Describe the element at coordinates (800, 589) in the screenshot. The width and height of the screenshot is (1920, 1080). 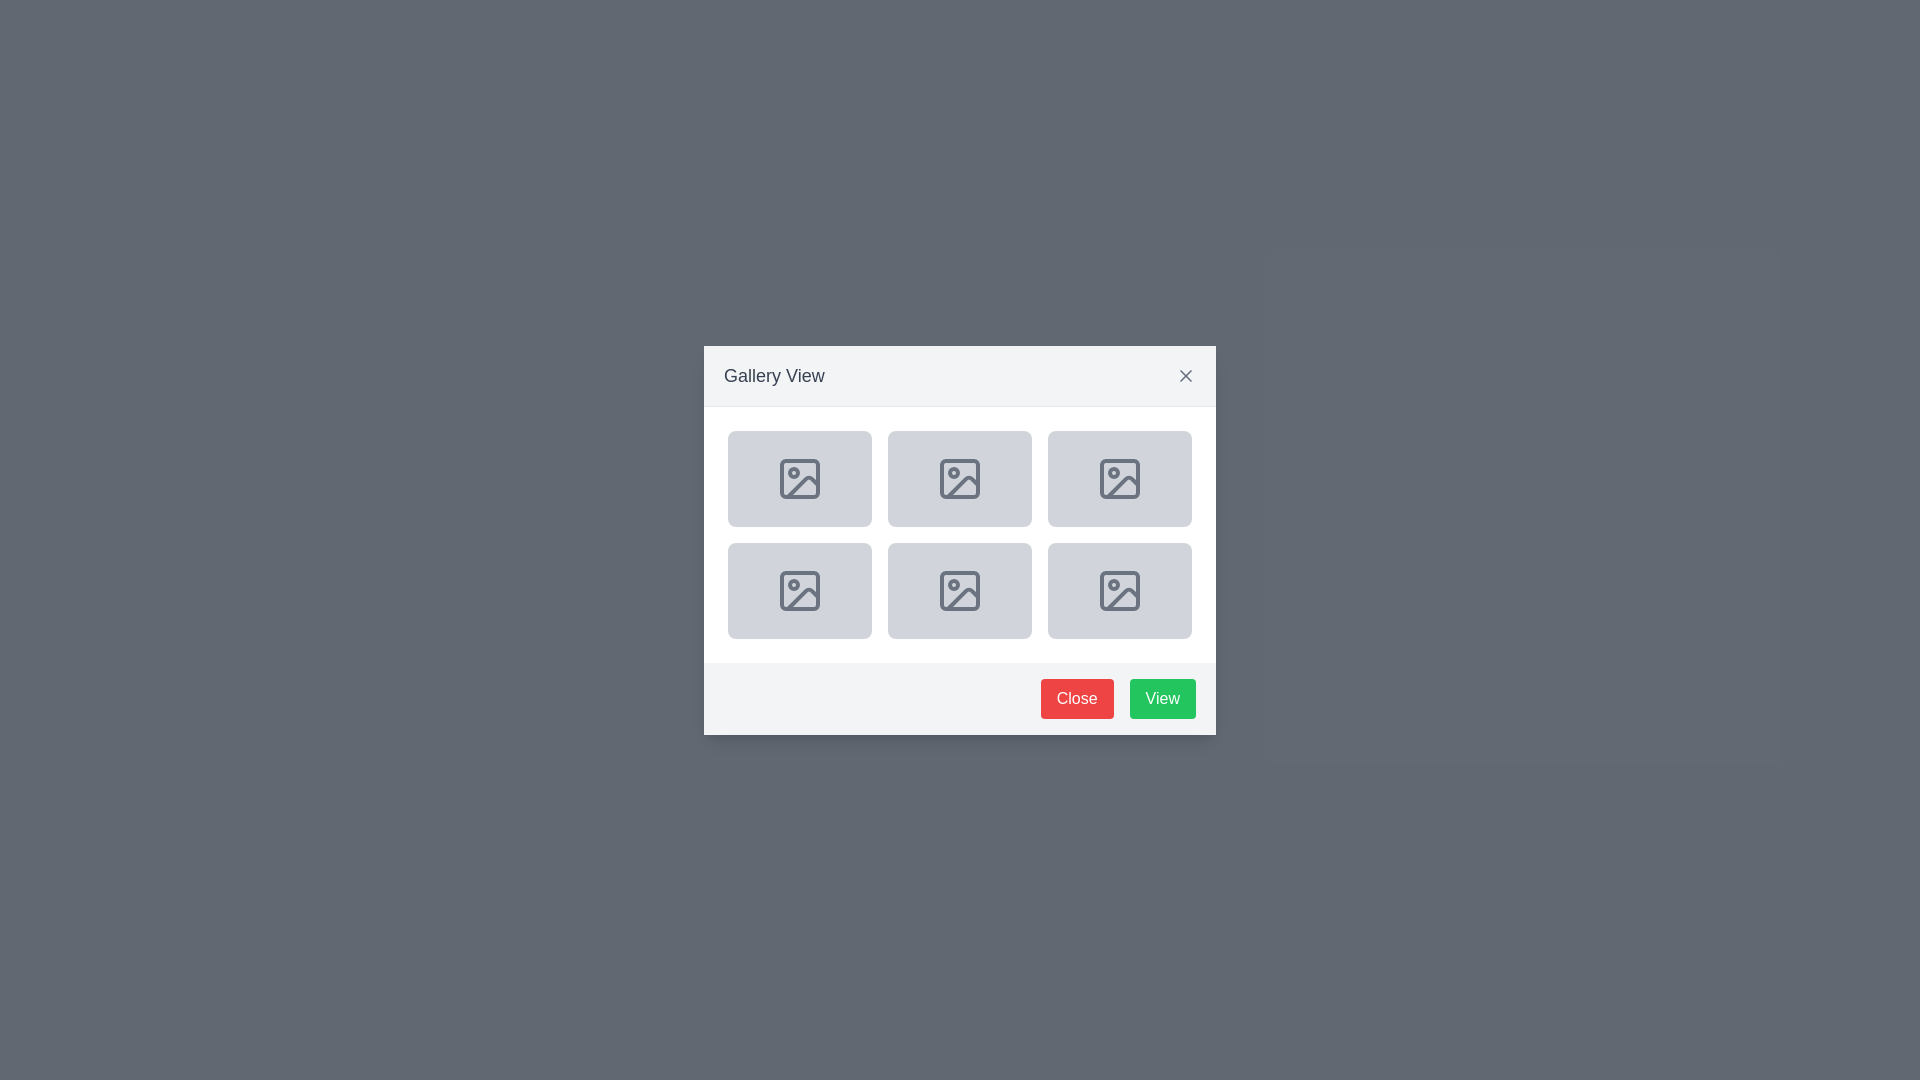
I see `the image placeholder icon located in the second row and first column of the gallery display` at that location.